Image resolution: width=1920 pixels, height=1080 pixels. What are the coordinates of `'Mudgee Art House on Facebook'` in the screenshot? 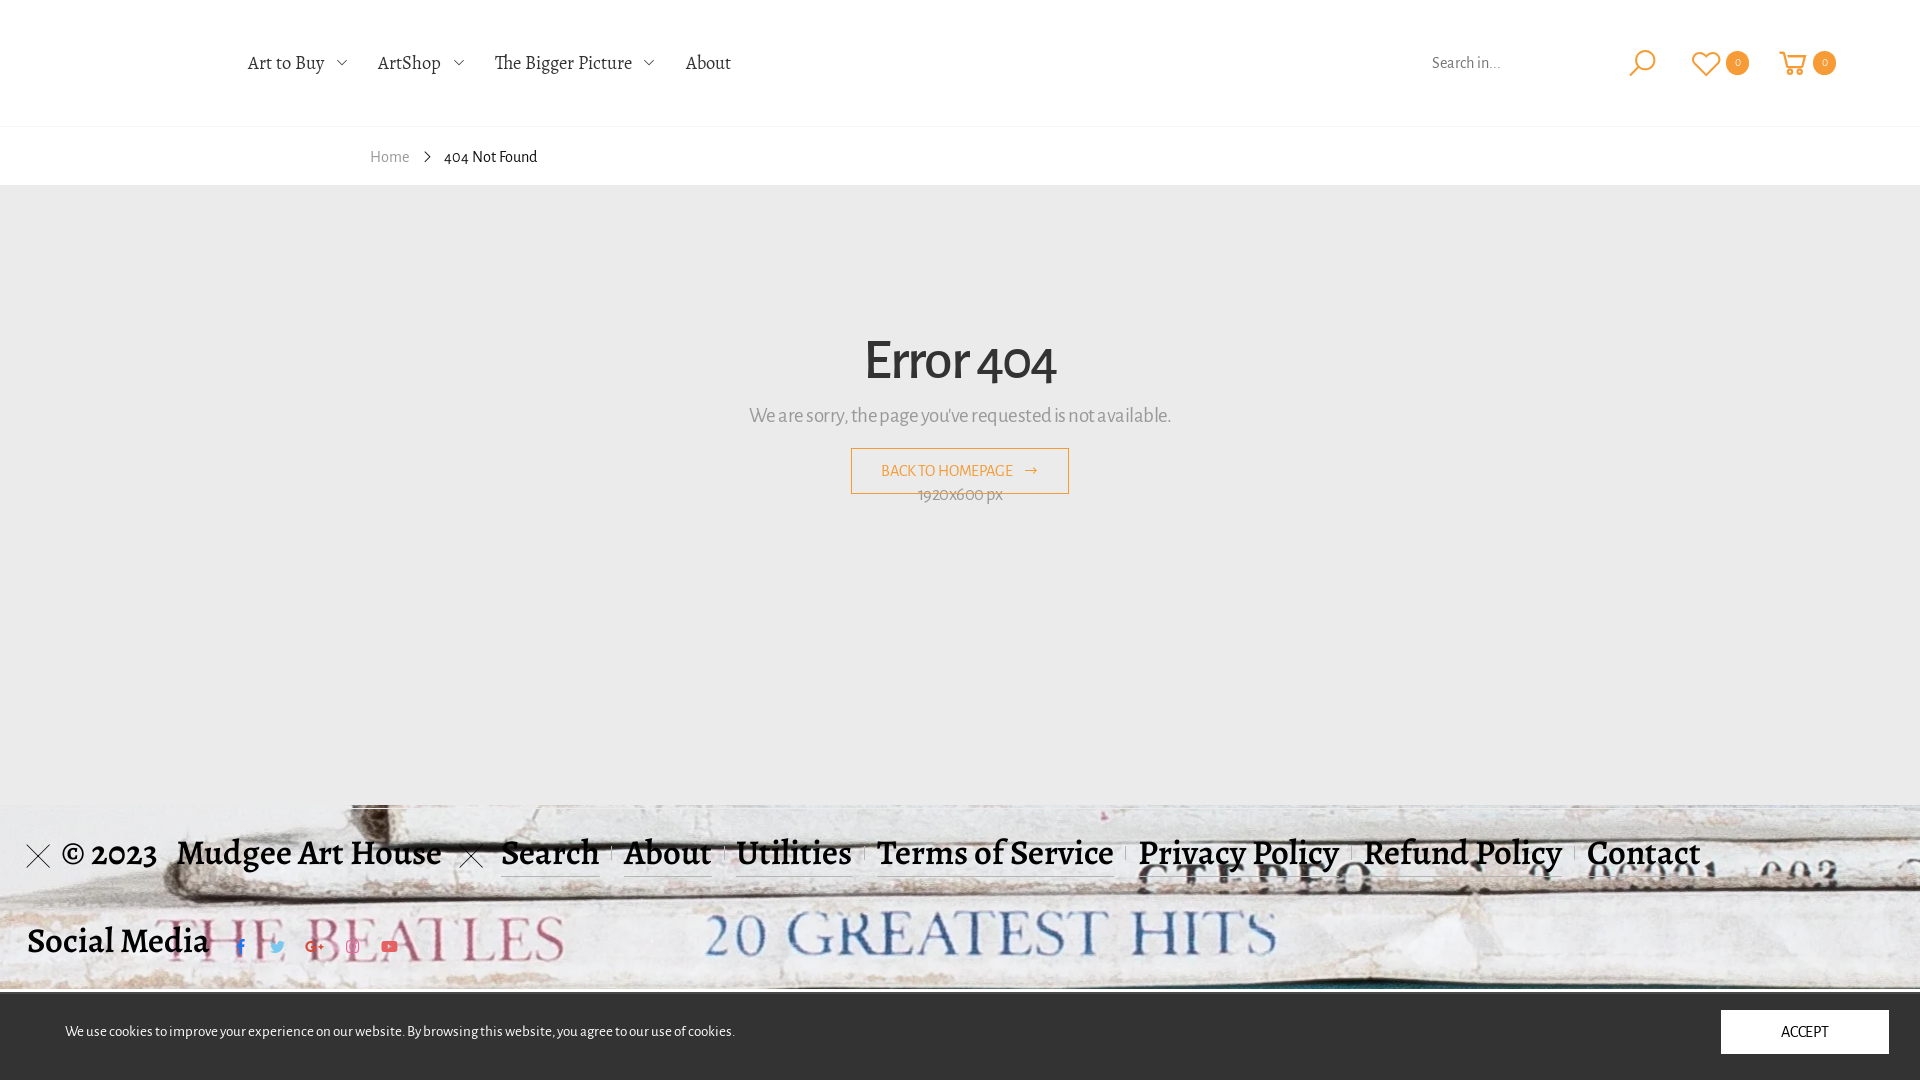 It's located at (233, 946).